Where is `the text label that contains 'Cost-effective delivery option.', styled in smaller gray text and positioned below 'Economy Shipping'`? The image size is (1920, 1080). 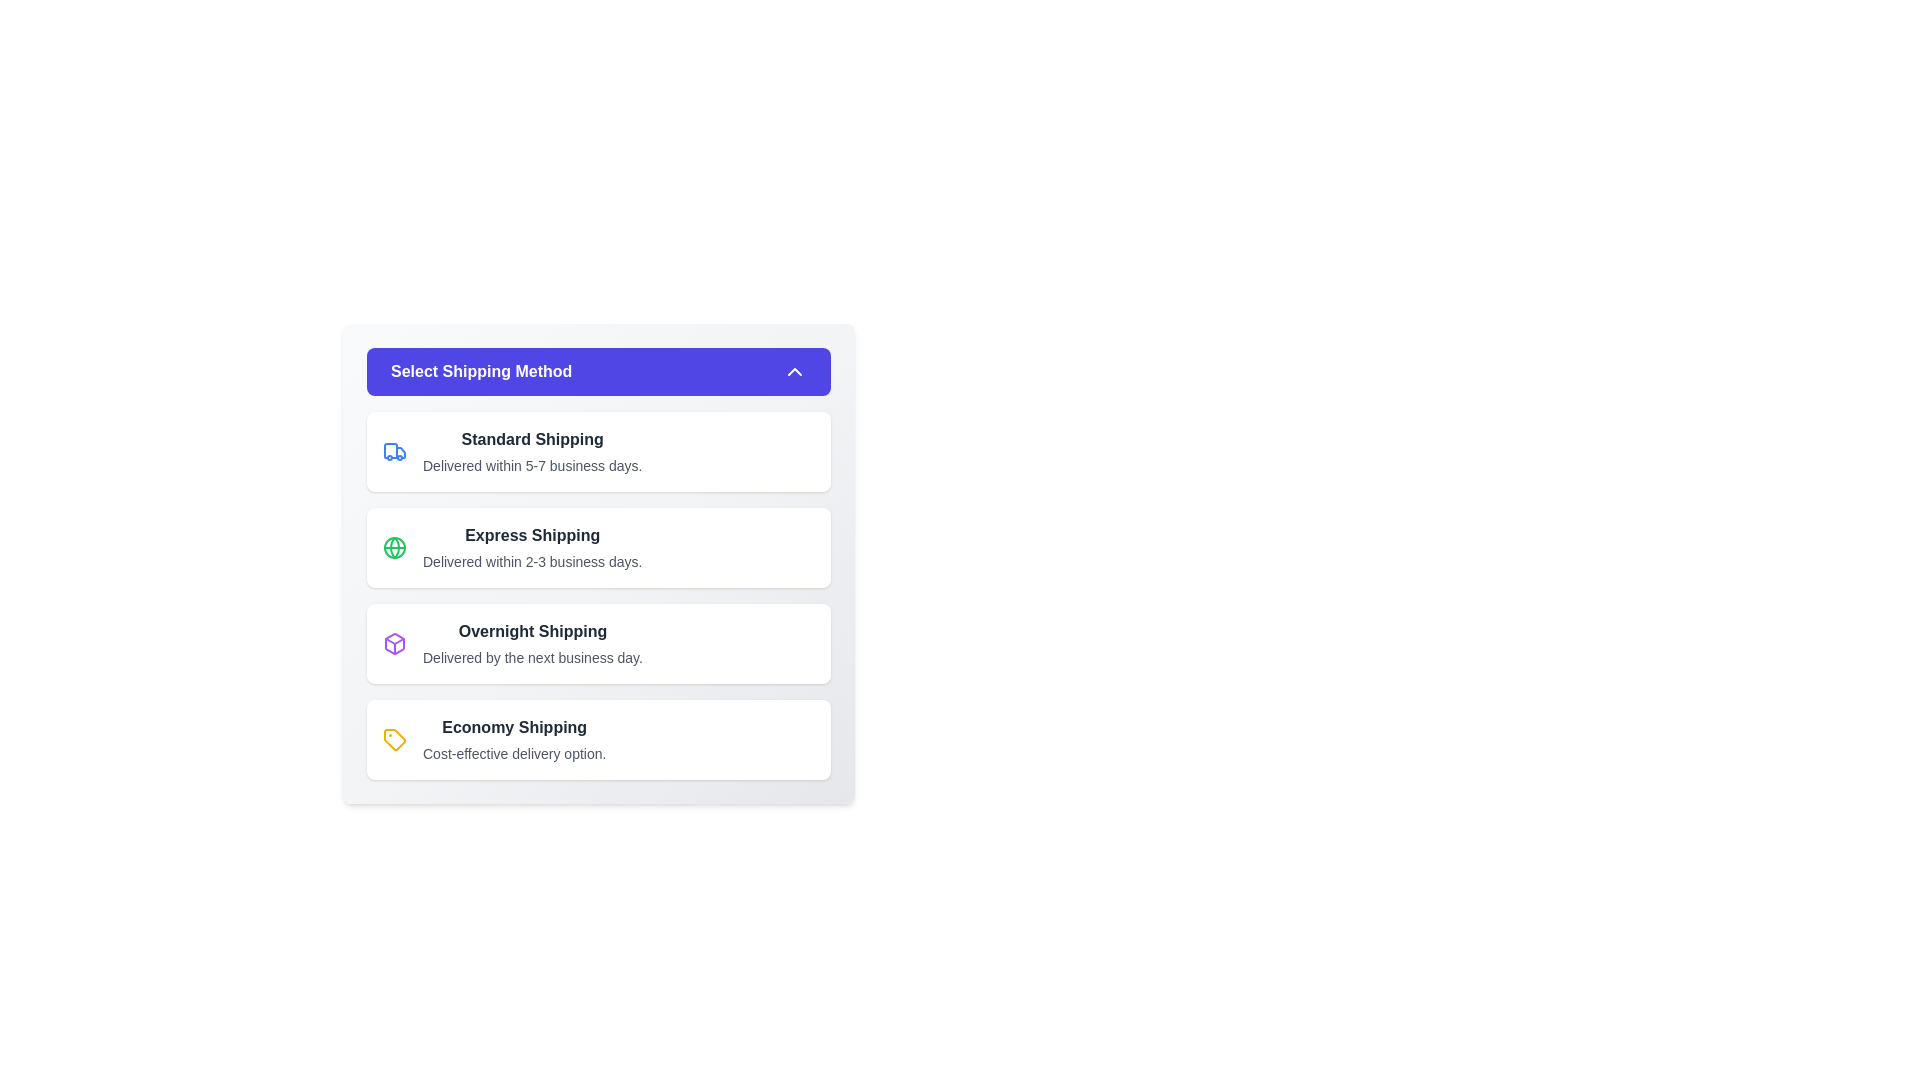 the text label that contains 'Cost-effective delivery option.', styled in smaller gray text and positioned below 'Economy Shipping' is located at coordinates (514, 753).